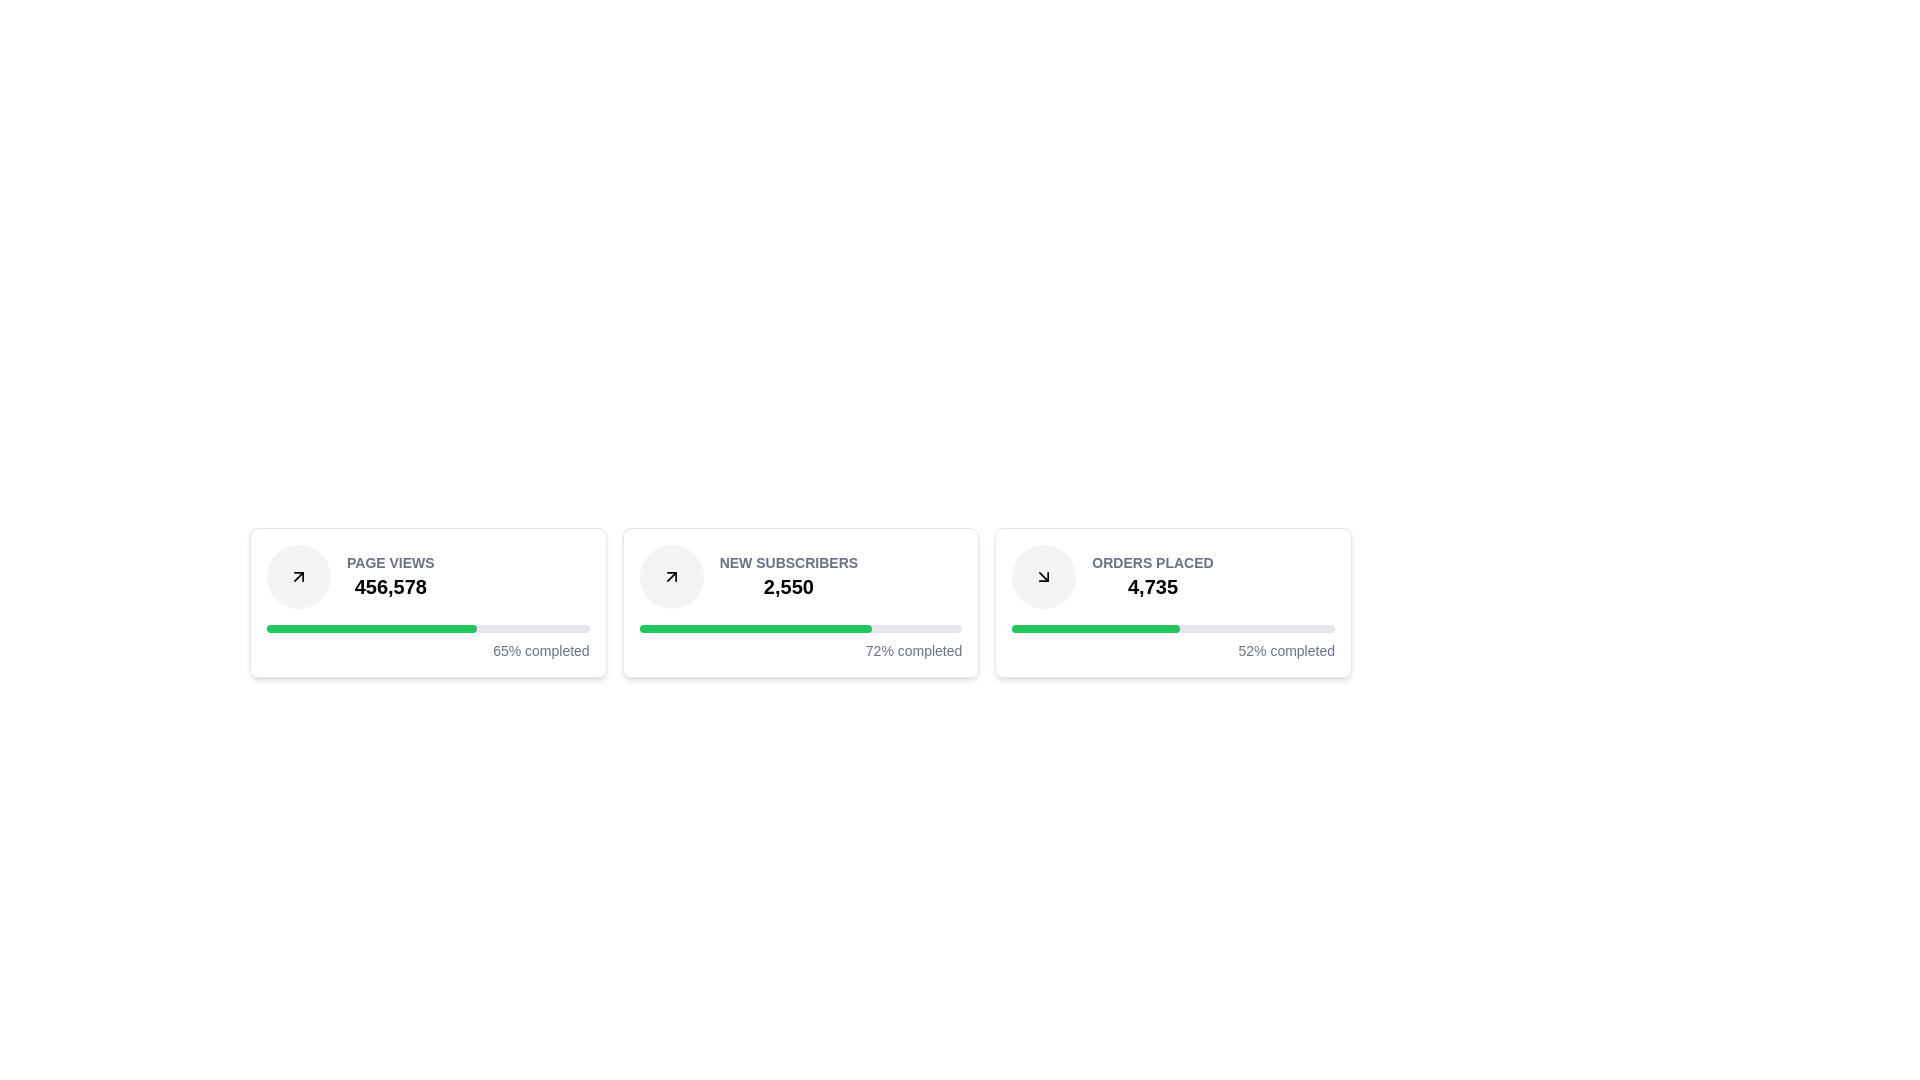 Image resolution: width=1920 pixels, height=1080 pixels. What do you see at coordinates (1173, 627) in the screenshot?
I see `the progress bar representing 52% completion located in the third card titled 'ORDERS PLACED', positioned below '4,735' and above '52% completed'` at bounding box center [1173, 627].